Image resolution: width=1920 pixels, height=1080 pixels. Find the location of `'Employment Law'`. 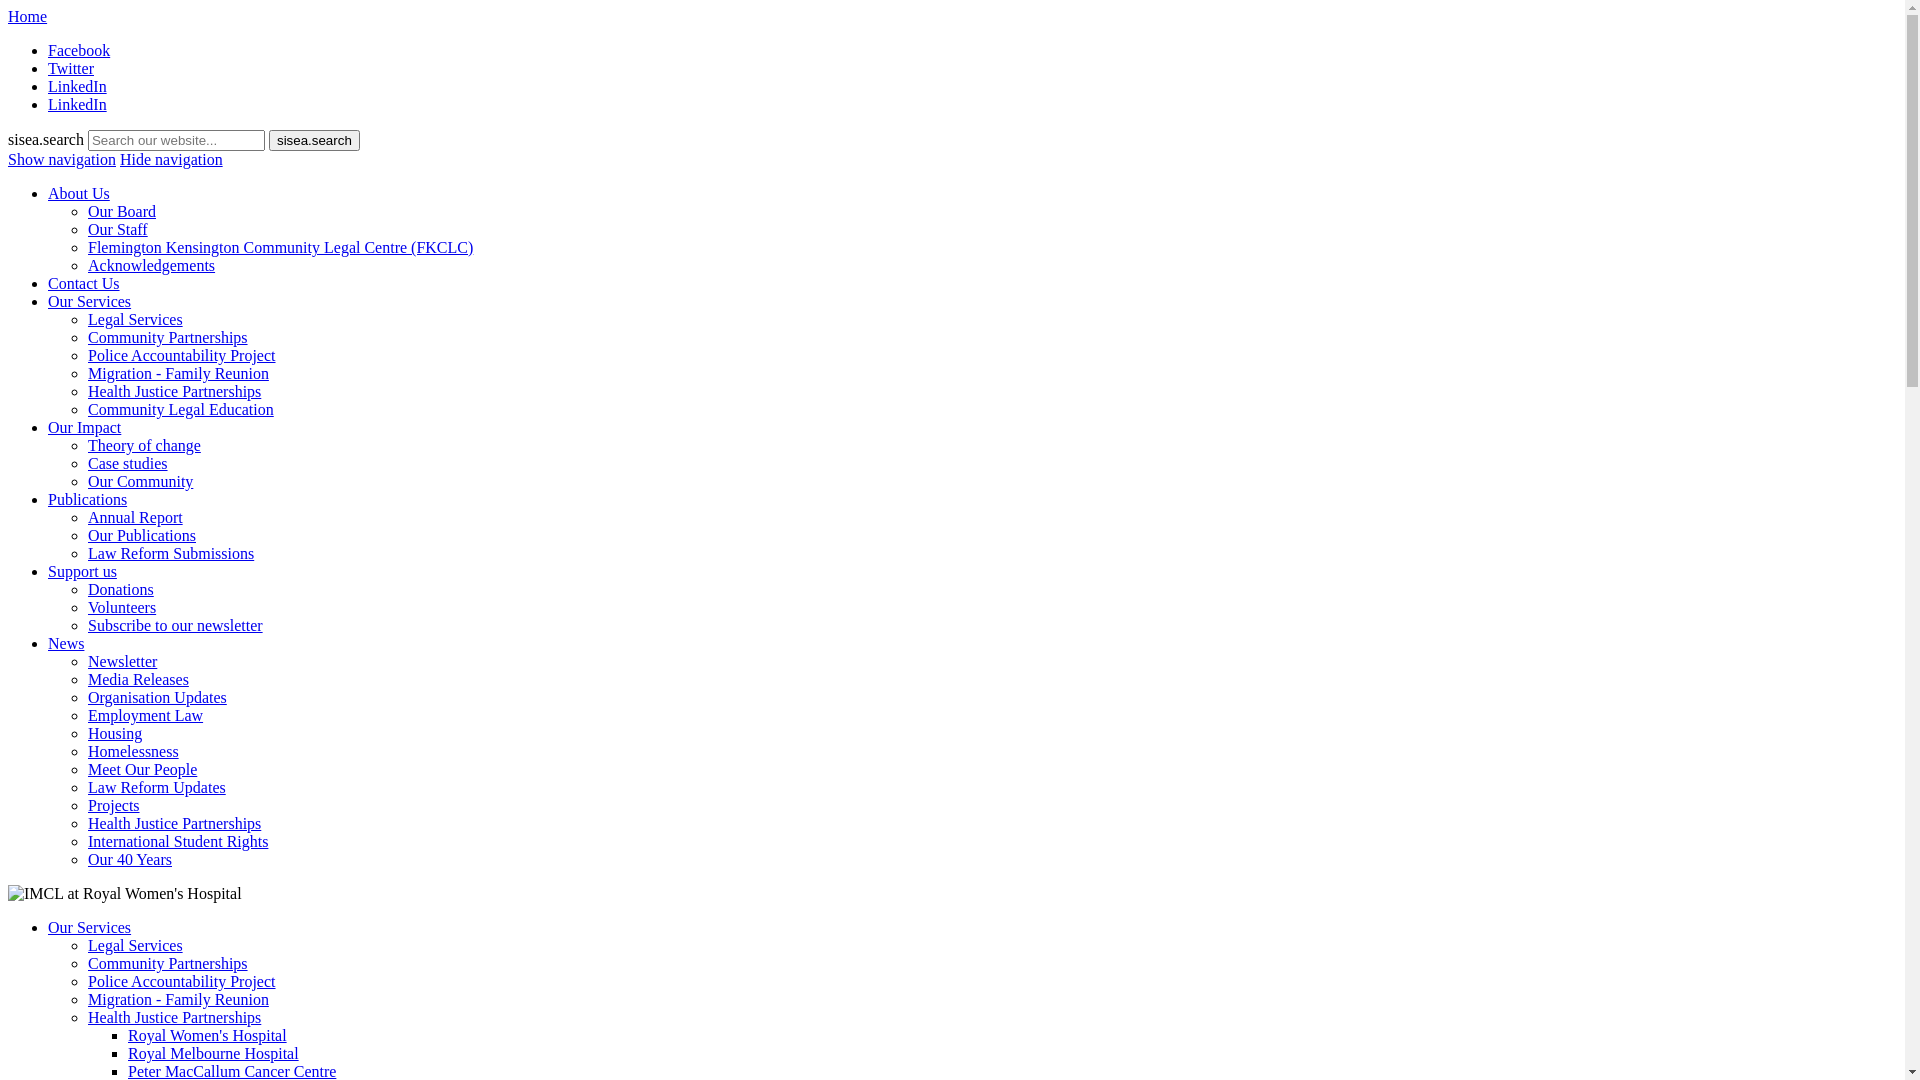

'Employment Law' is located at coordinates (144, 714).